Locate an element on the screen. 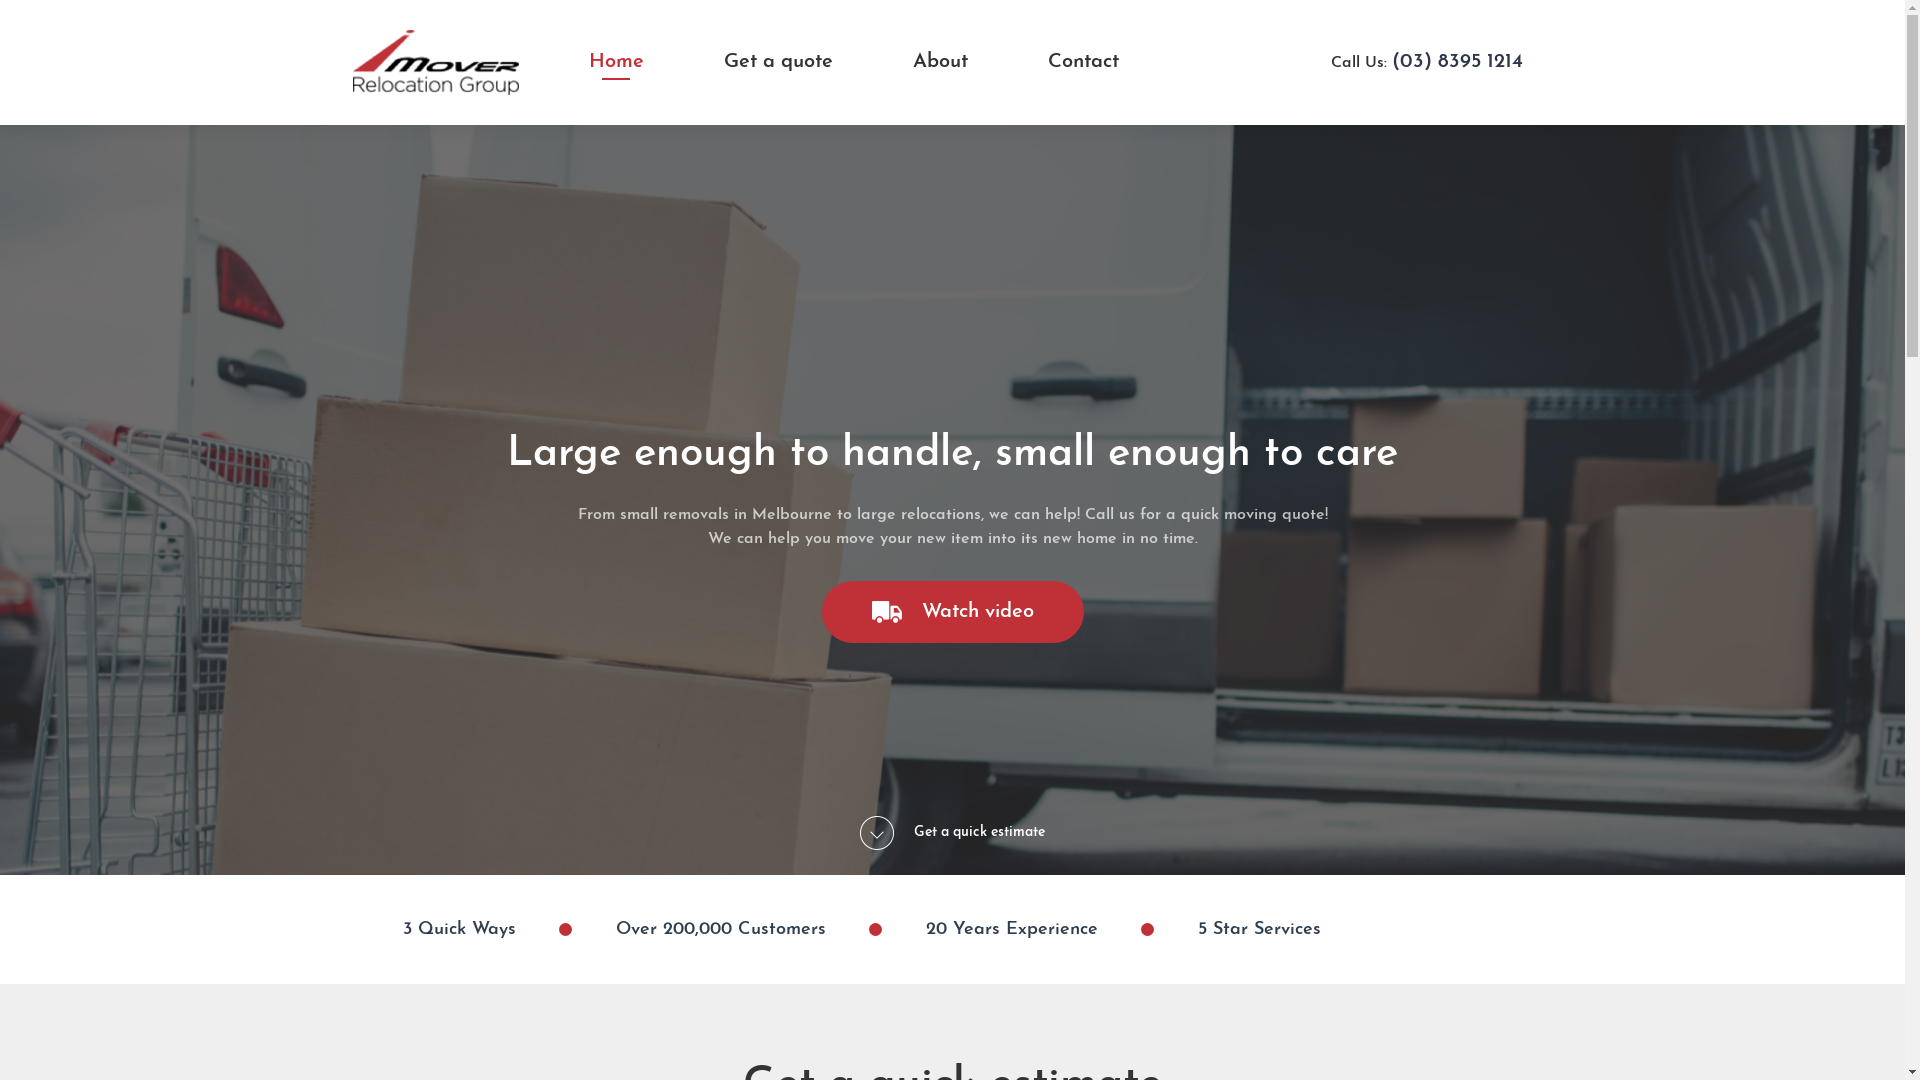 The image size is (1920, 1080). '(03) 8395 1214' is located at coordinates (1457, 60).